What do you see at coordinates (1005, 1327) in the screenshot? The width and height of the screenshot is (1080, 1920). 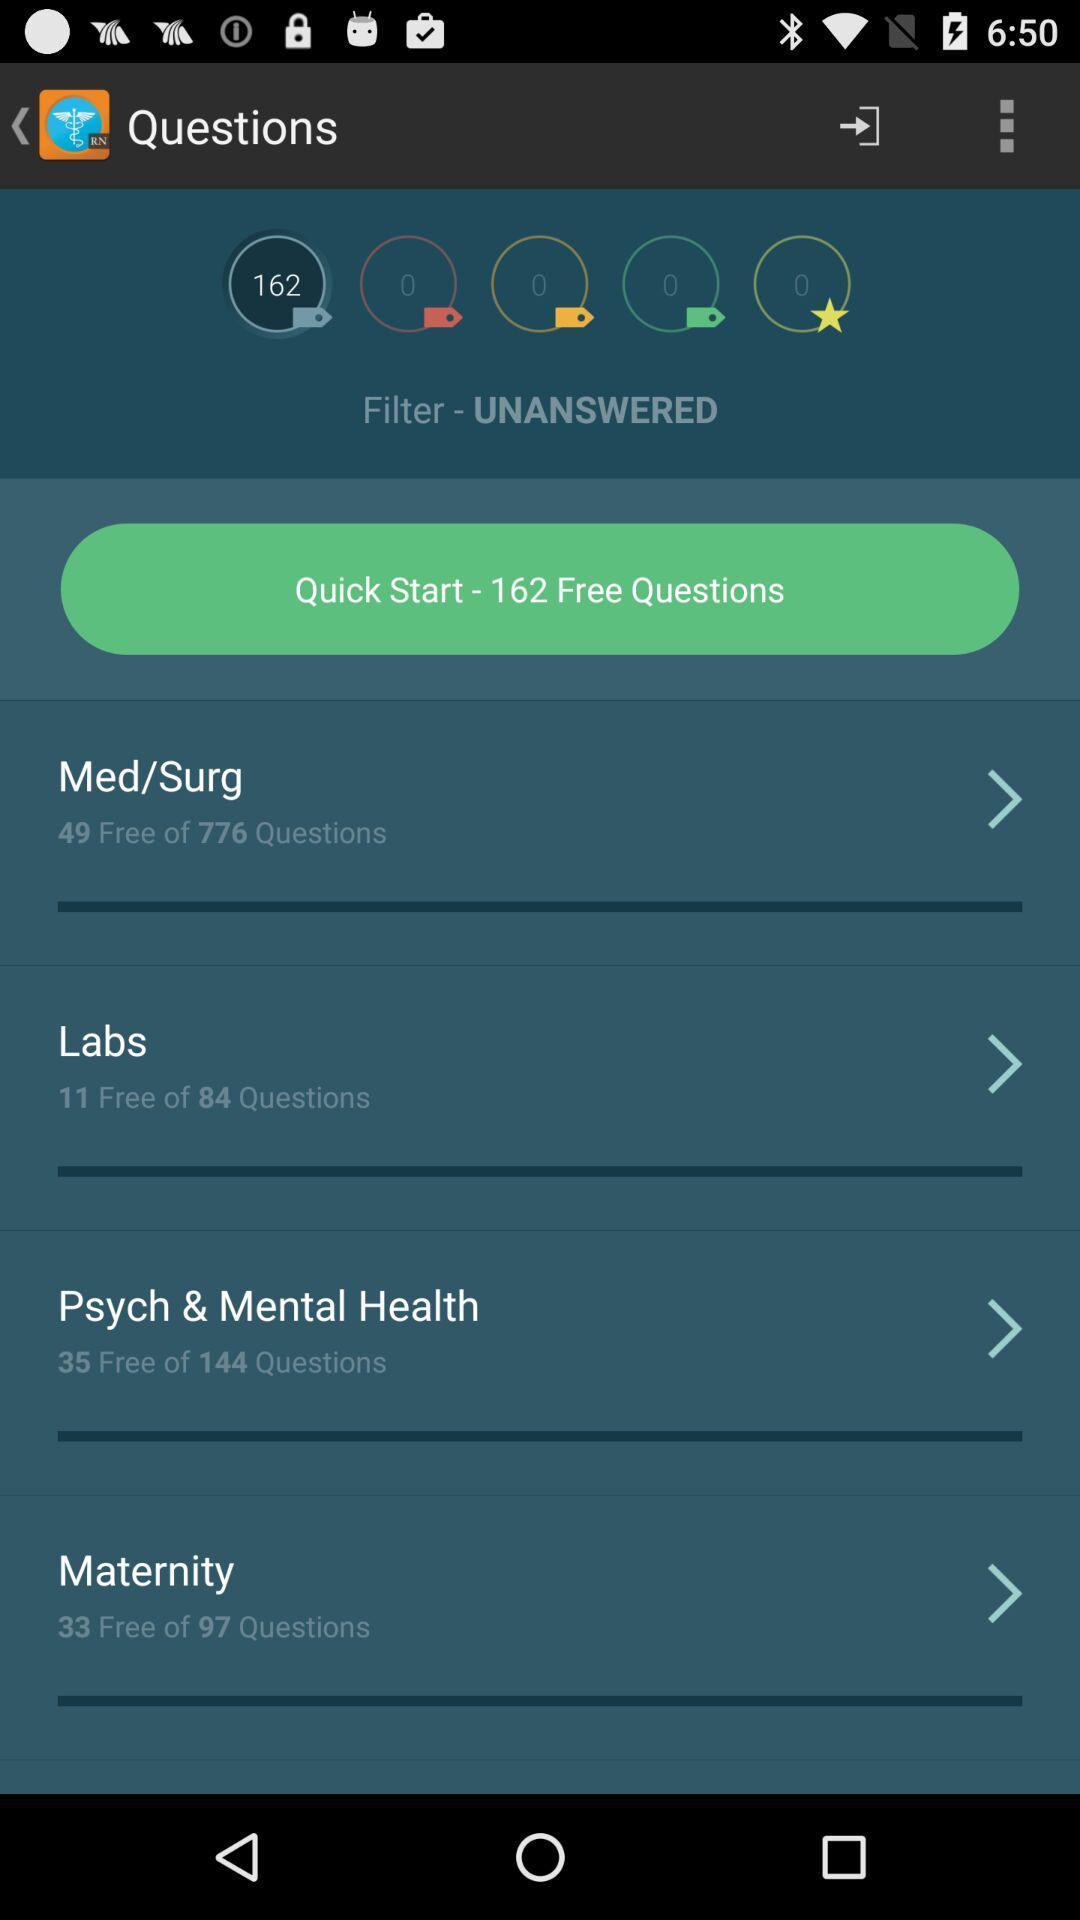 I see `item to the right of psych & mental health` at bounding box center [1005, 1327].